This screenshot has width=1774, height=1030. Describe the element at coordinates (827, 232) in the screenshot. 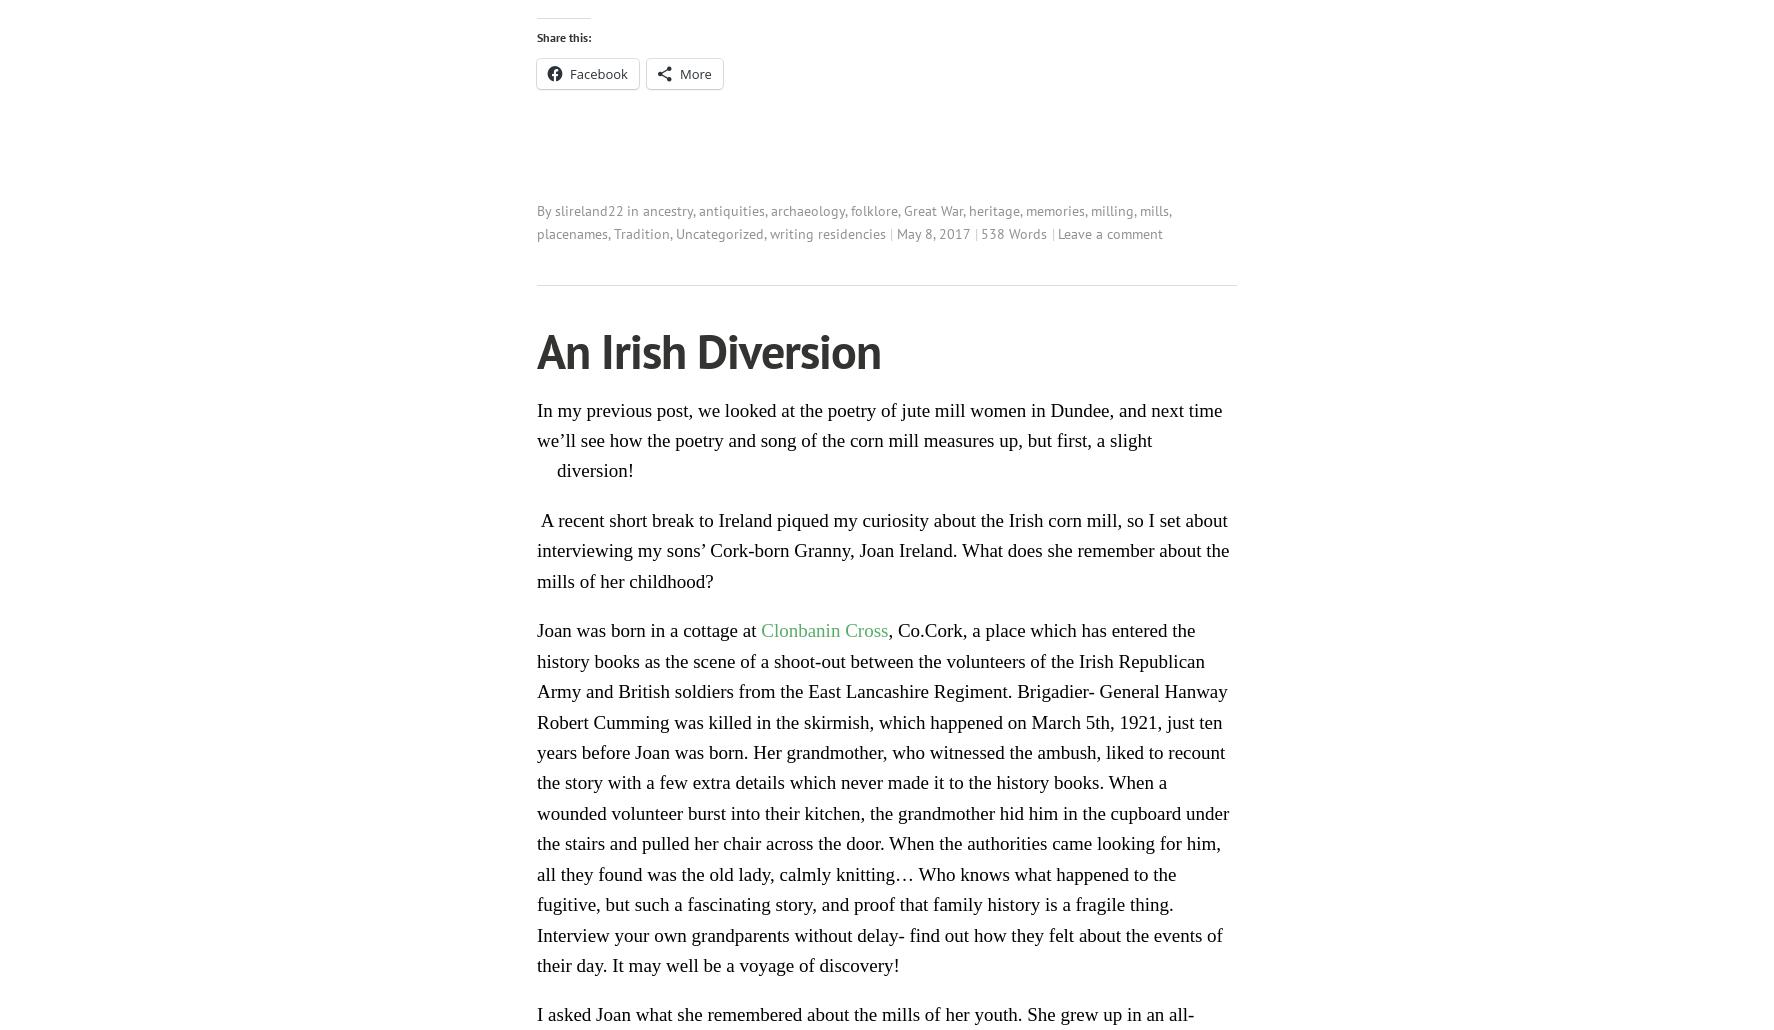

I see `'writing residencies'` at that location.